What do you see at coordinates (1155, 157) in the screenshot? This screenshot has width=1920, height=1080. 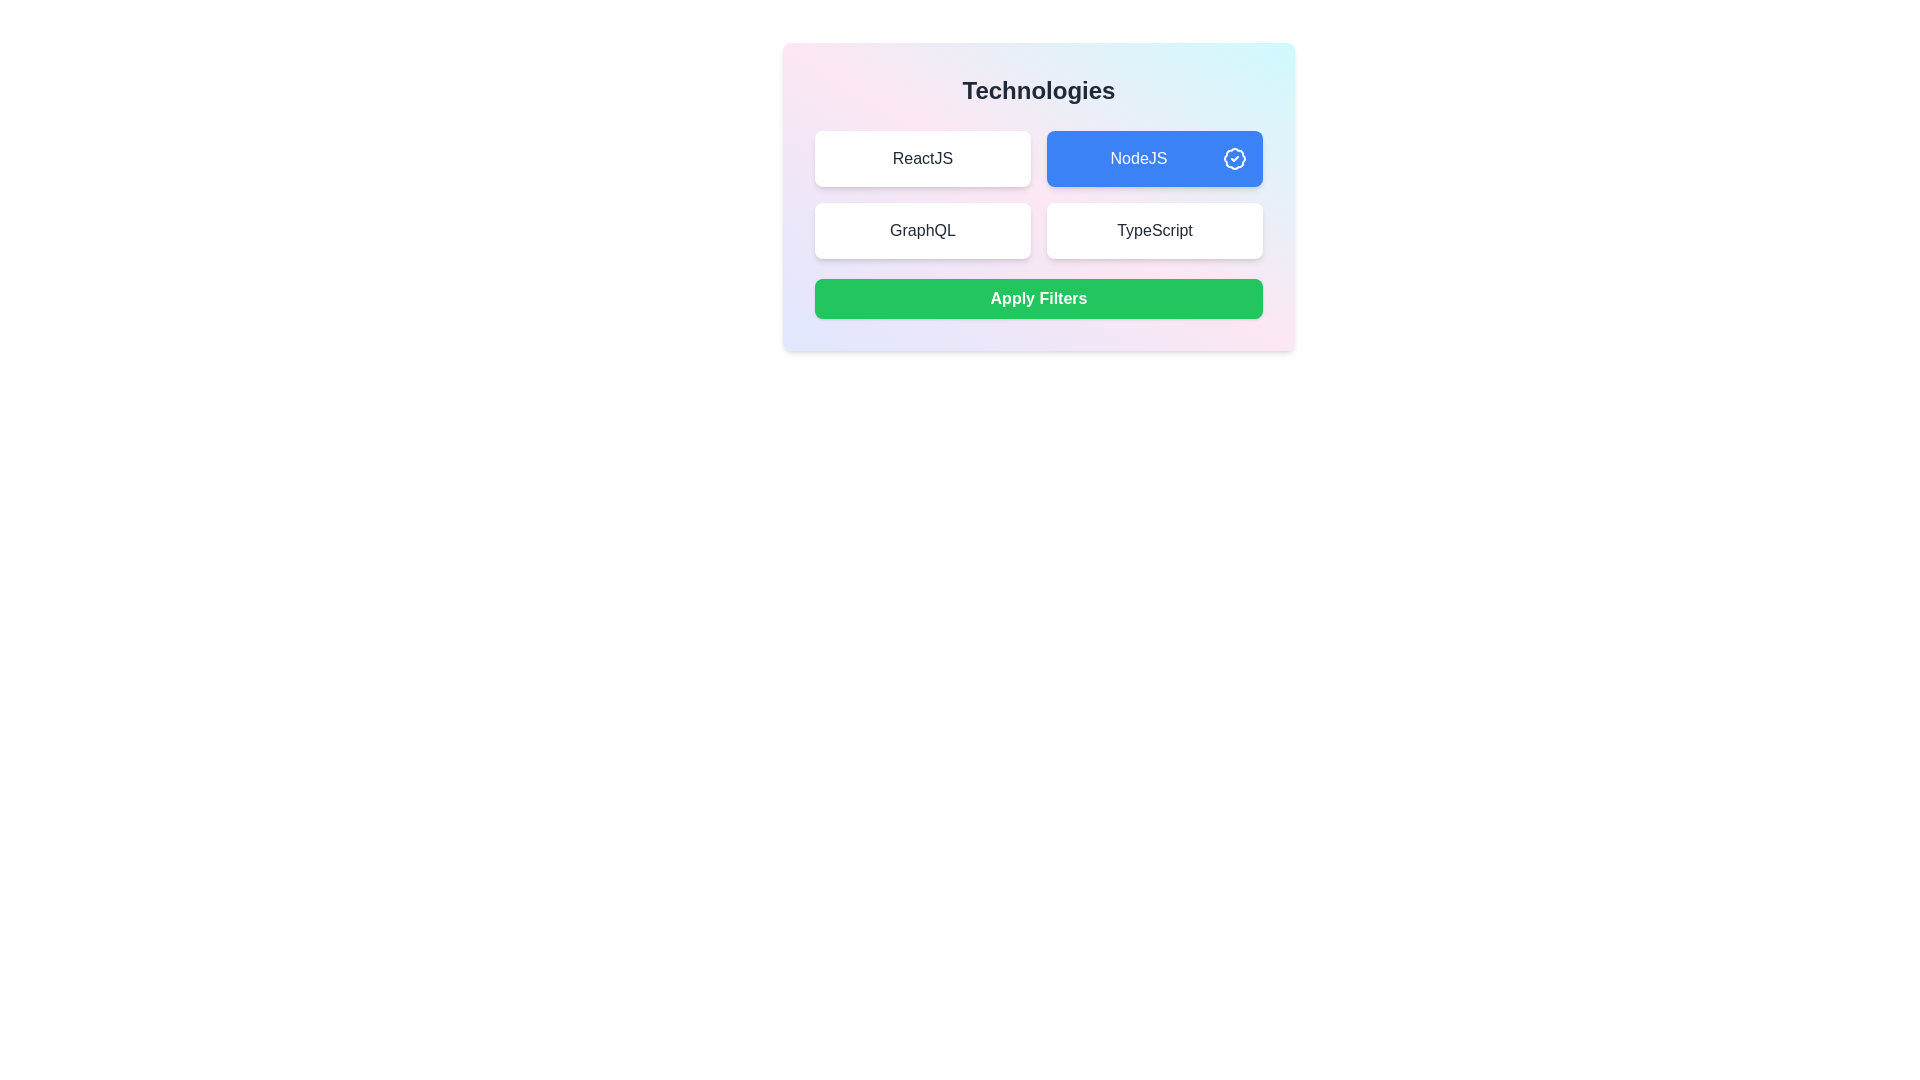 I see `the chip with label NodeJS` at bounding box center [1155, 157].